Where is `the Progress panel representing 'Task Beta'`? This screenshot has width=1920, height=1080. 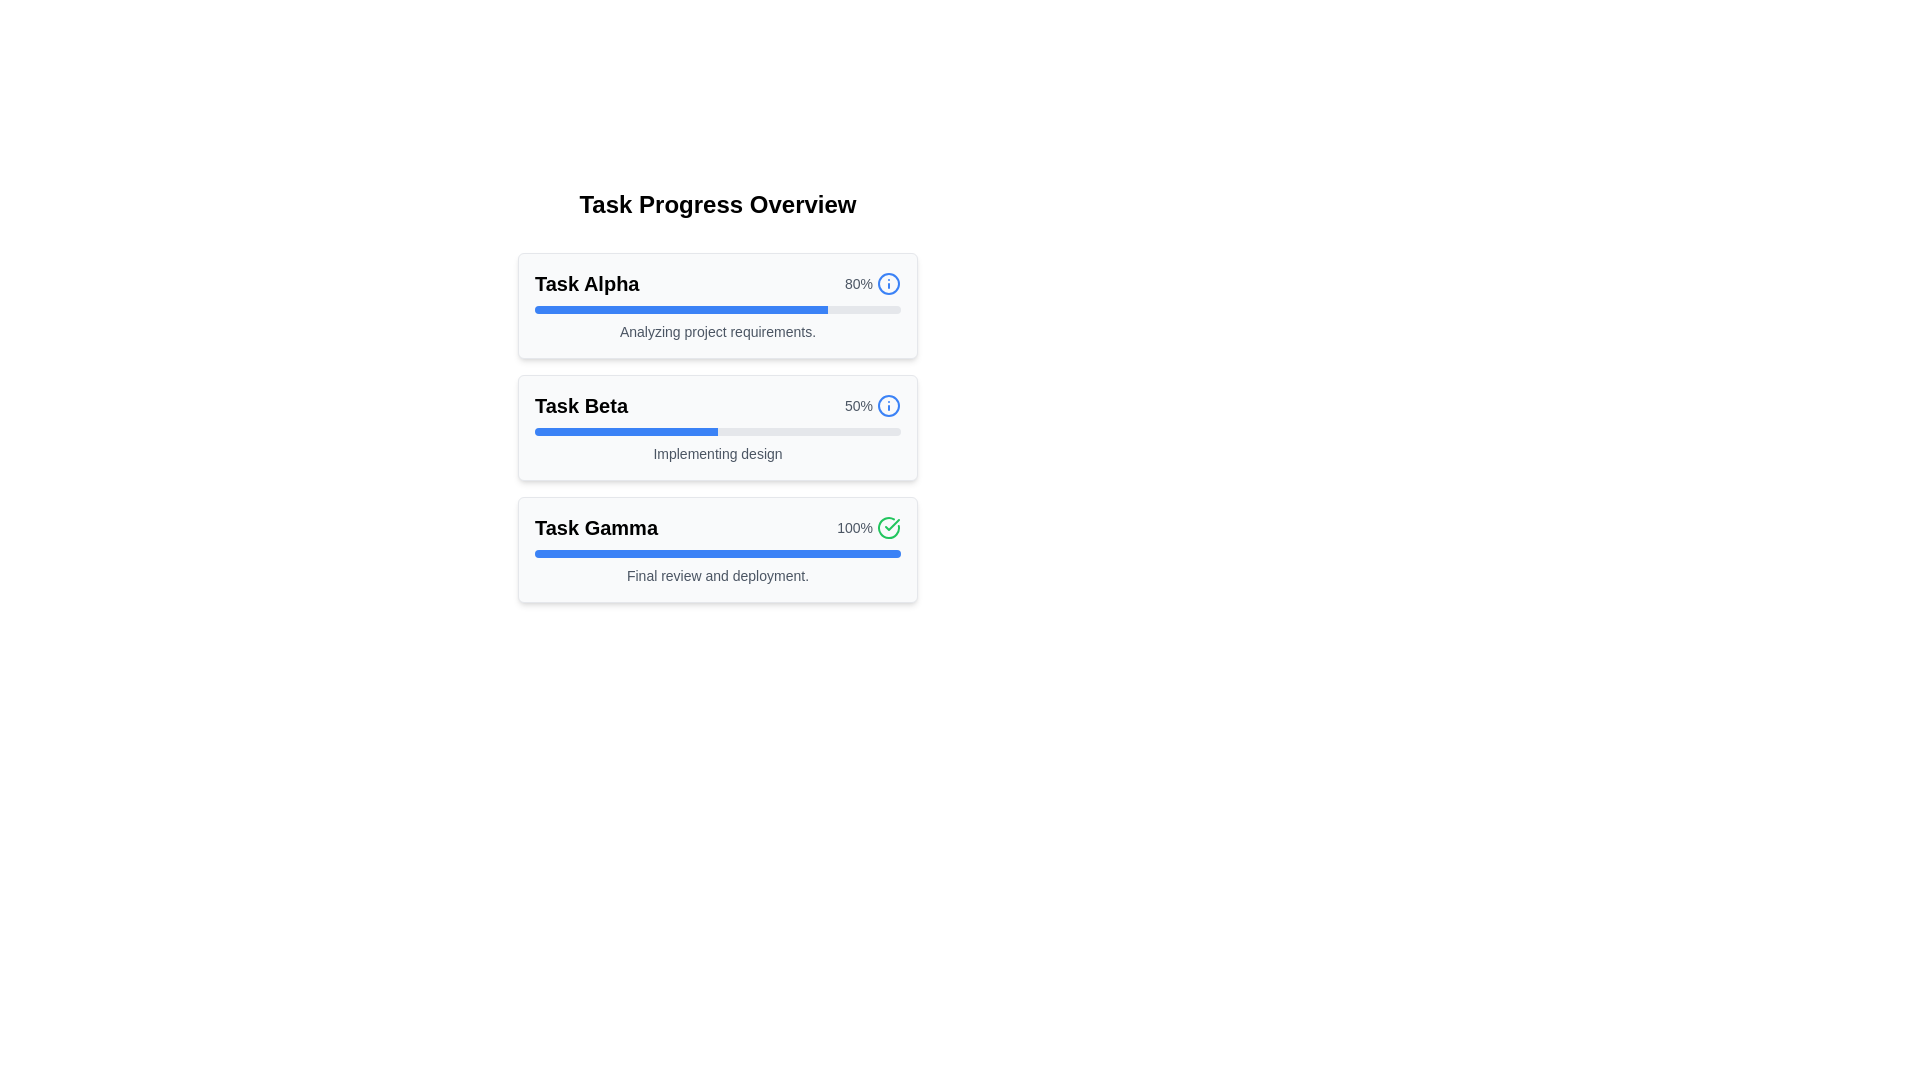 the Progress panel representing 'Task Beta' is located at coordinates (718, 427).